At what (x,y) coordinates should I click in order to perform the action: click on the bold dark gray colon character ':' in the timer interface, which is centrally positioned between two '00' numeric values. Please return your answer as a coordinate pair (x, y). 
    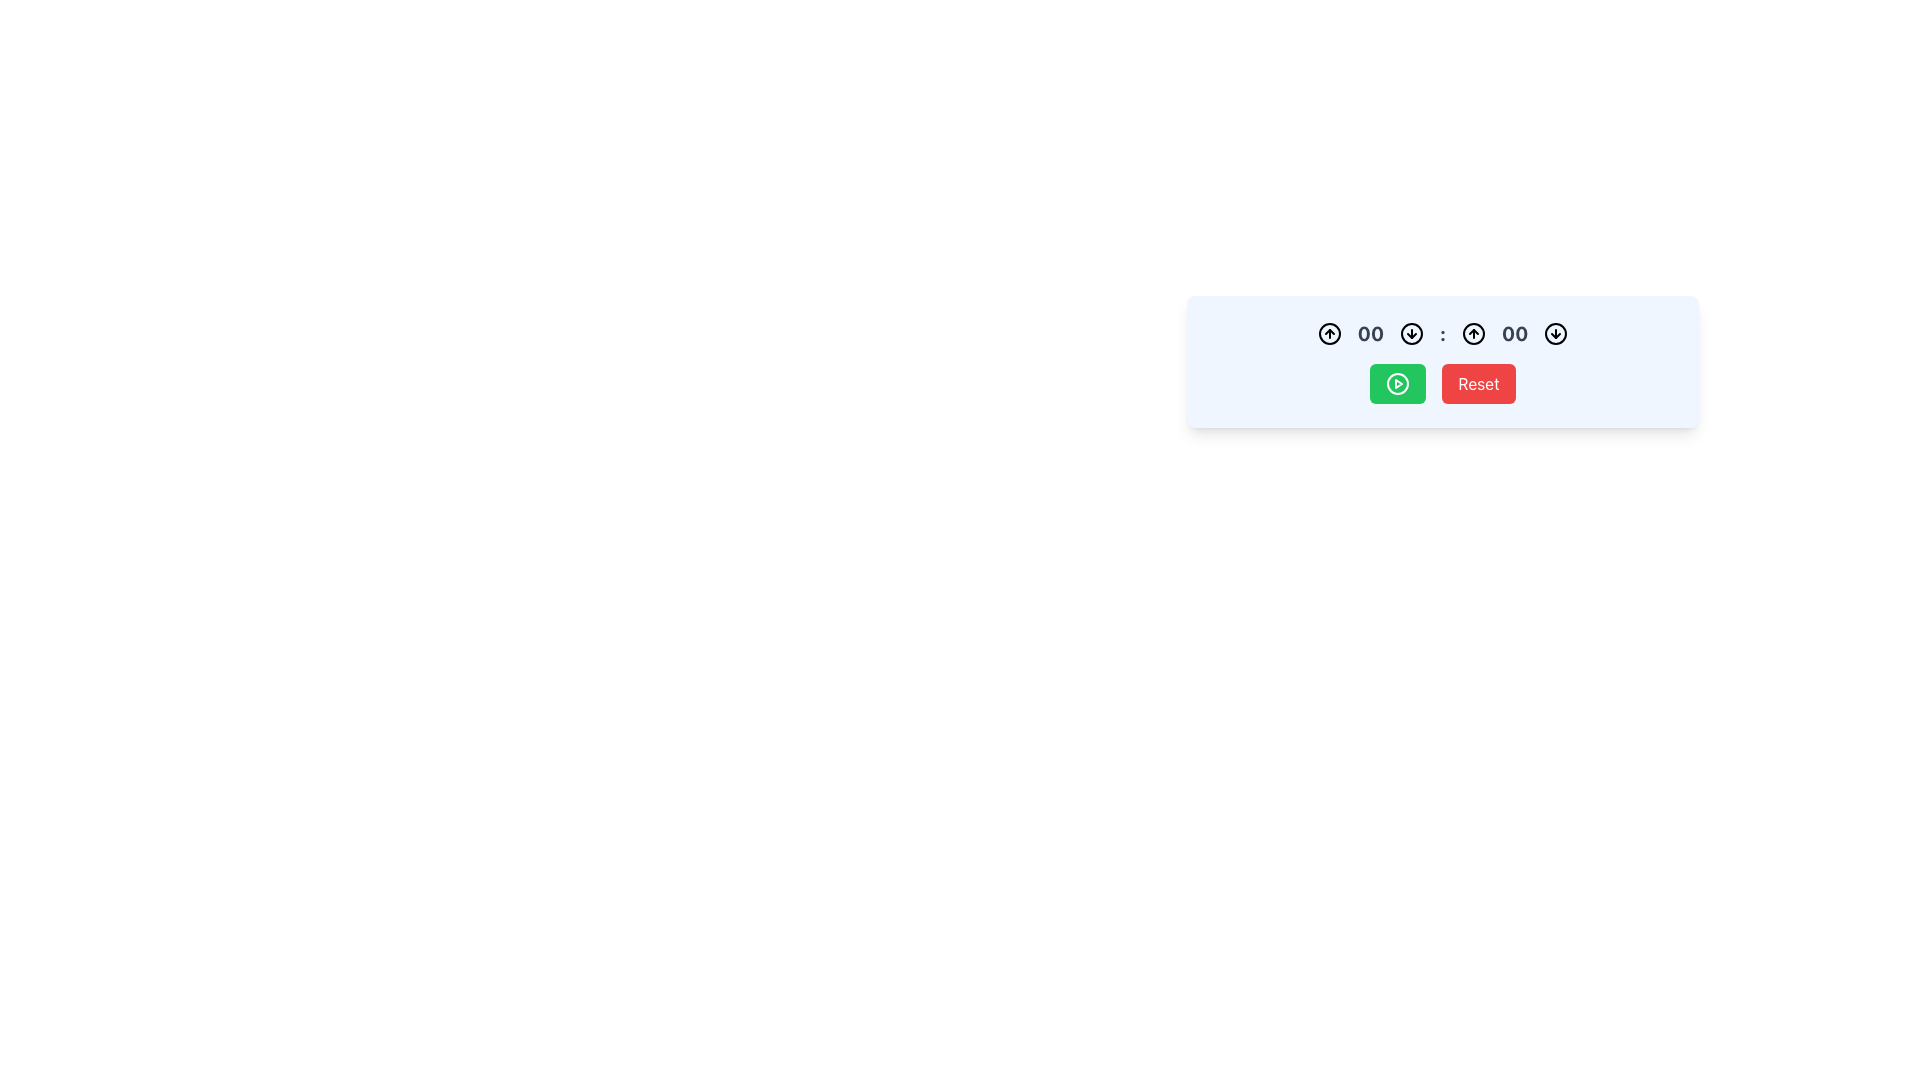
    Looking at the image, I should click on (1443, 333).